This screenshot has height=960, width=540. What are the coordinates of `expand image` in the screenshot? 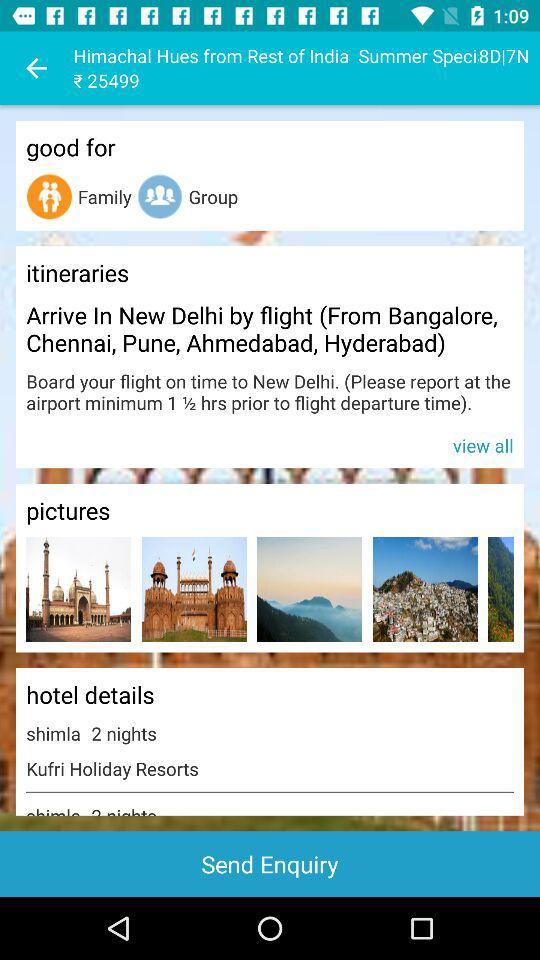 It's located at (500, 589).